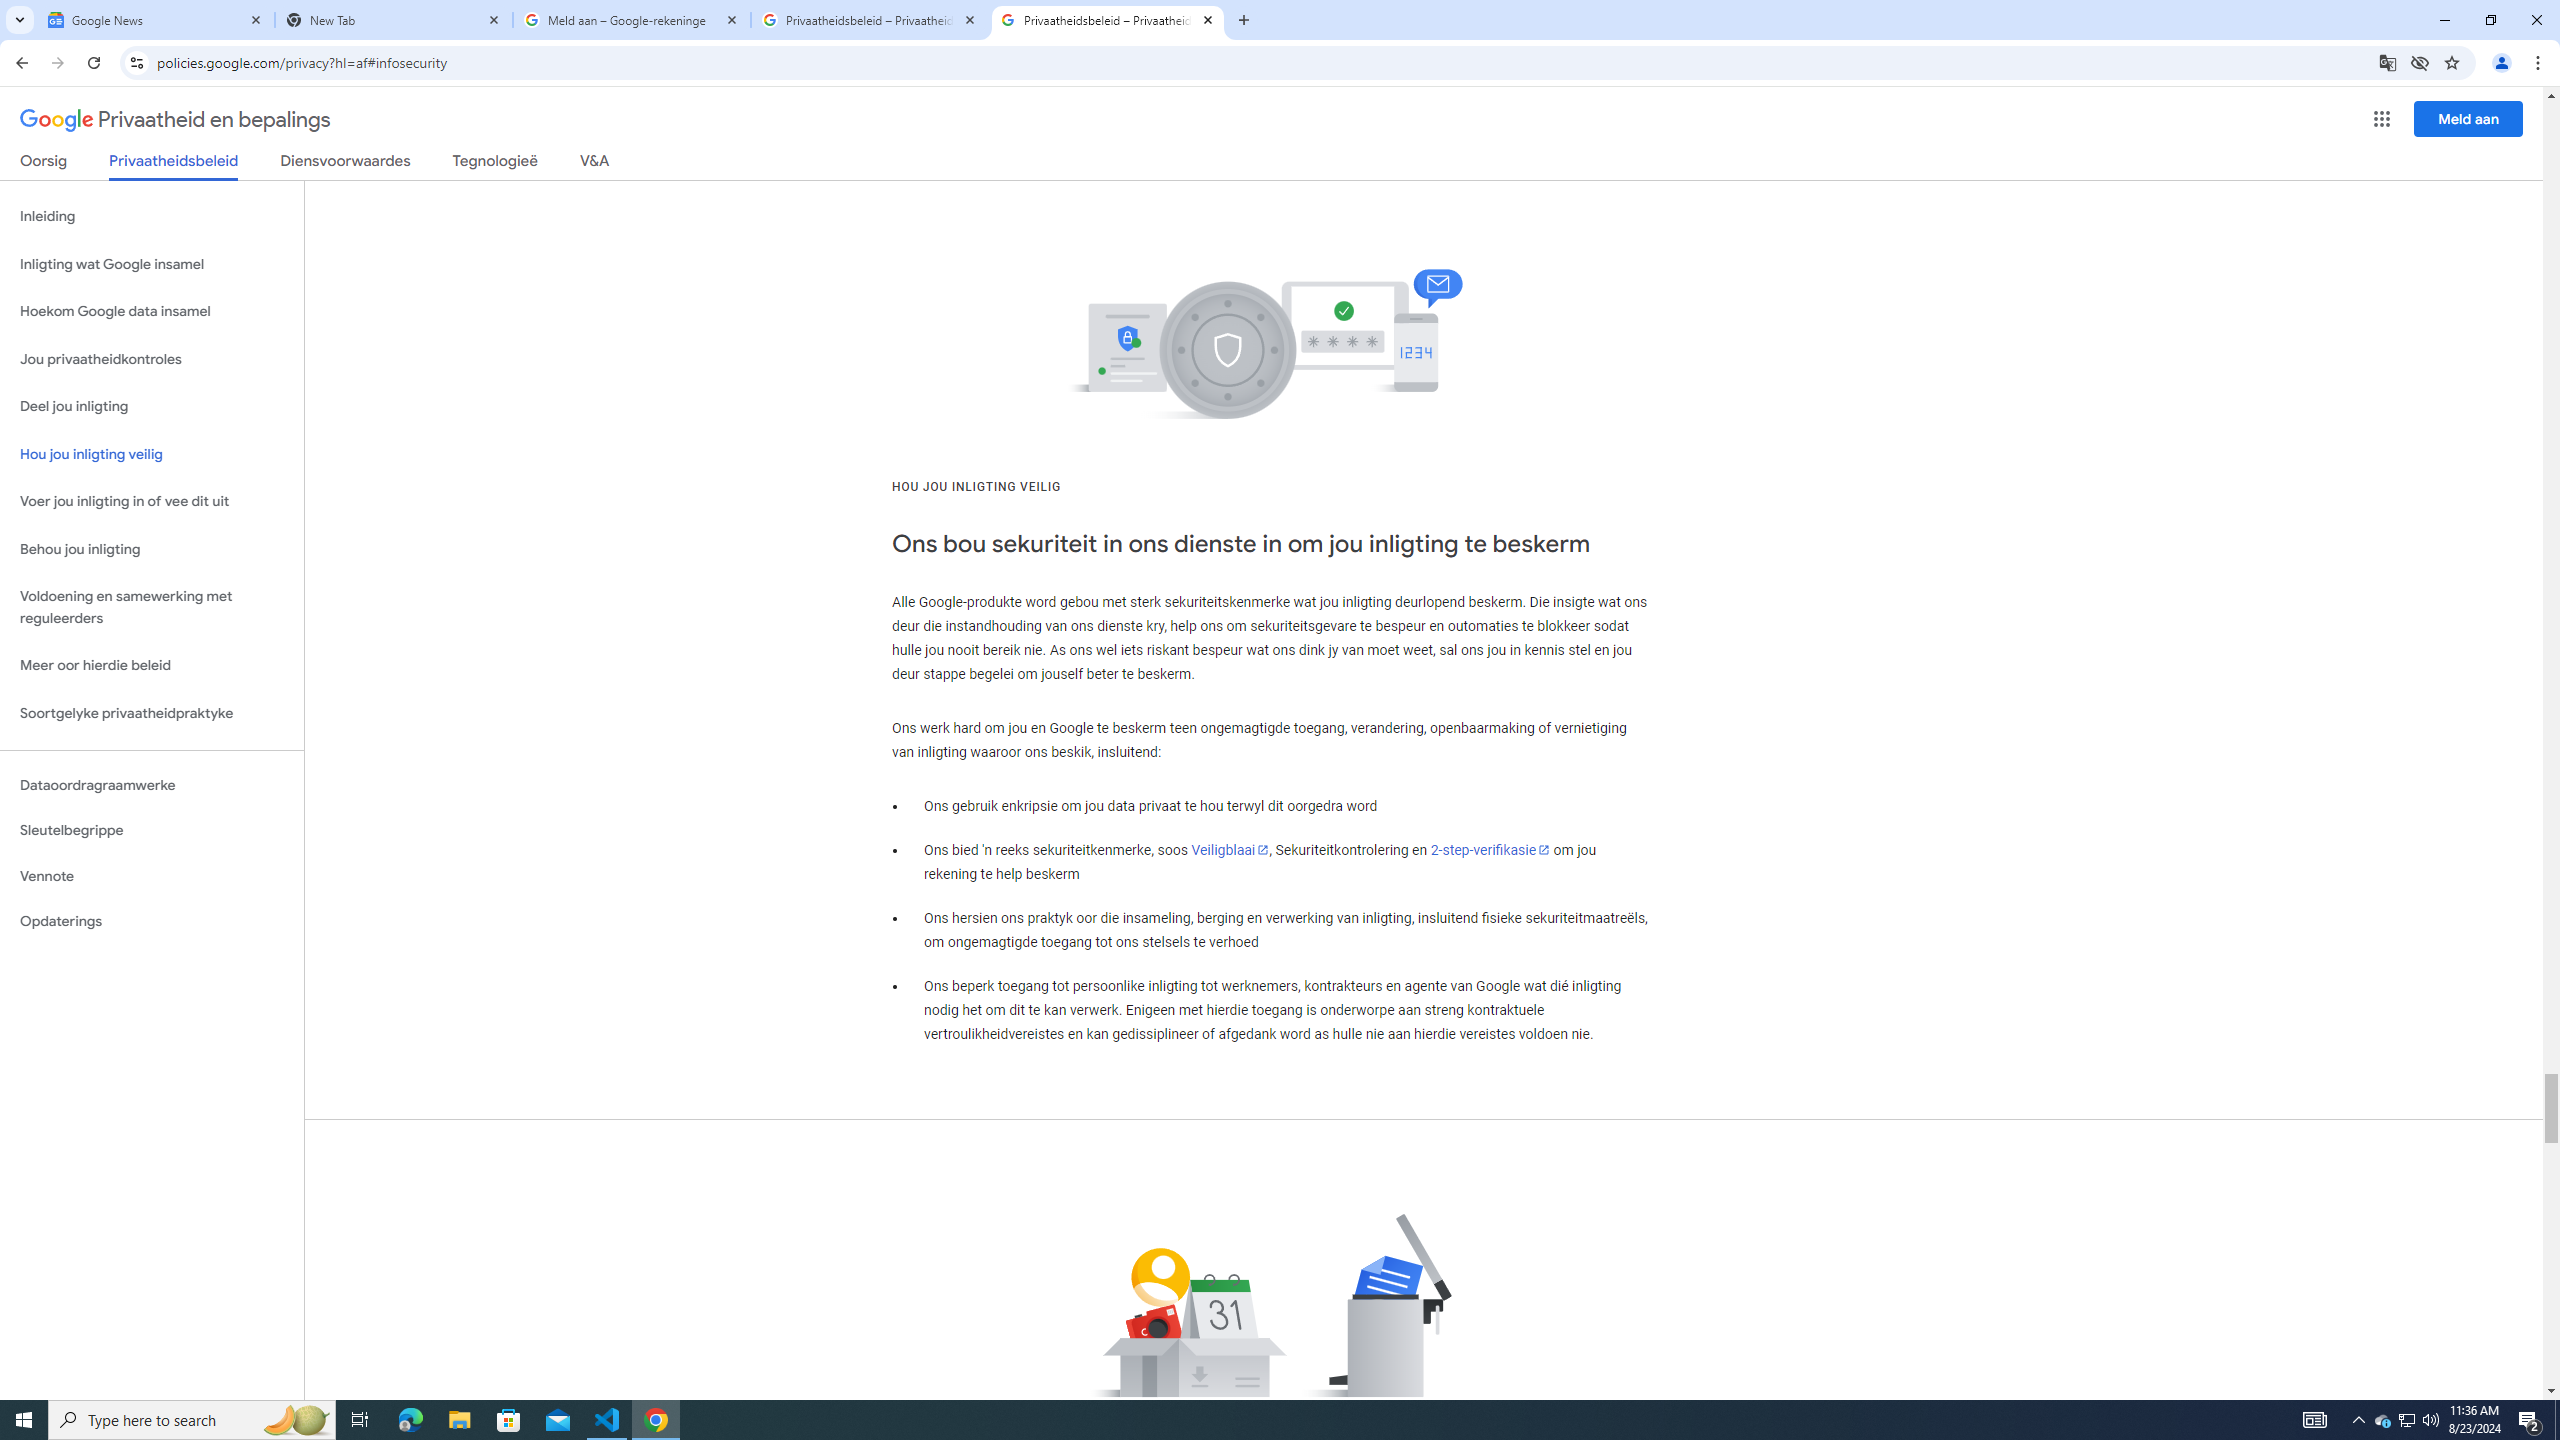 The height and width of the screenshot is (1440, 2560). I want to click on 'Deel jou inligting', so click(151, 405).